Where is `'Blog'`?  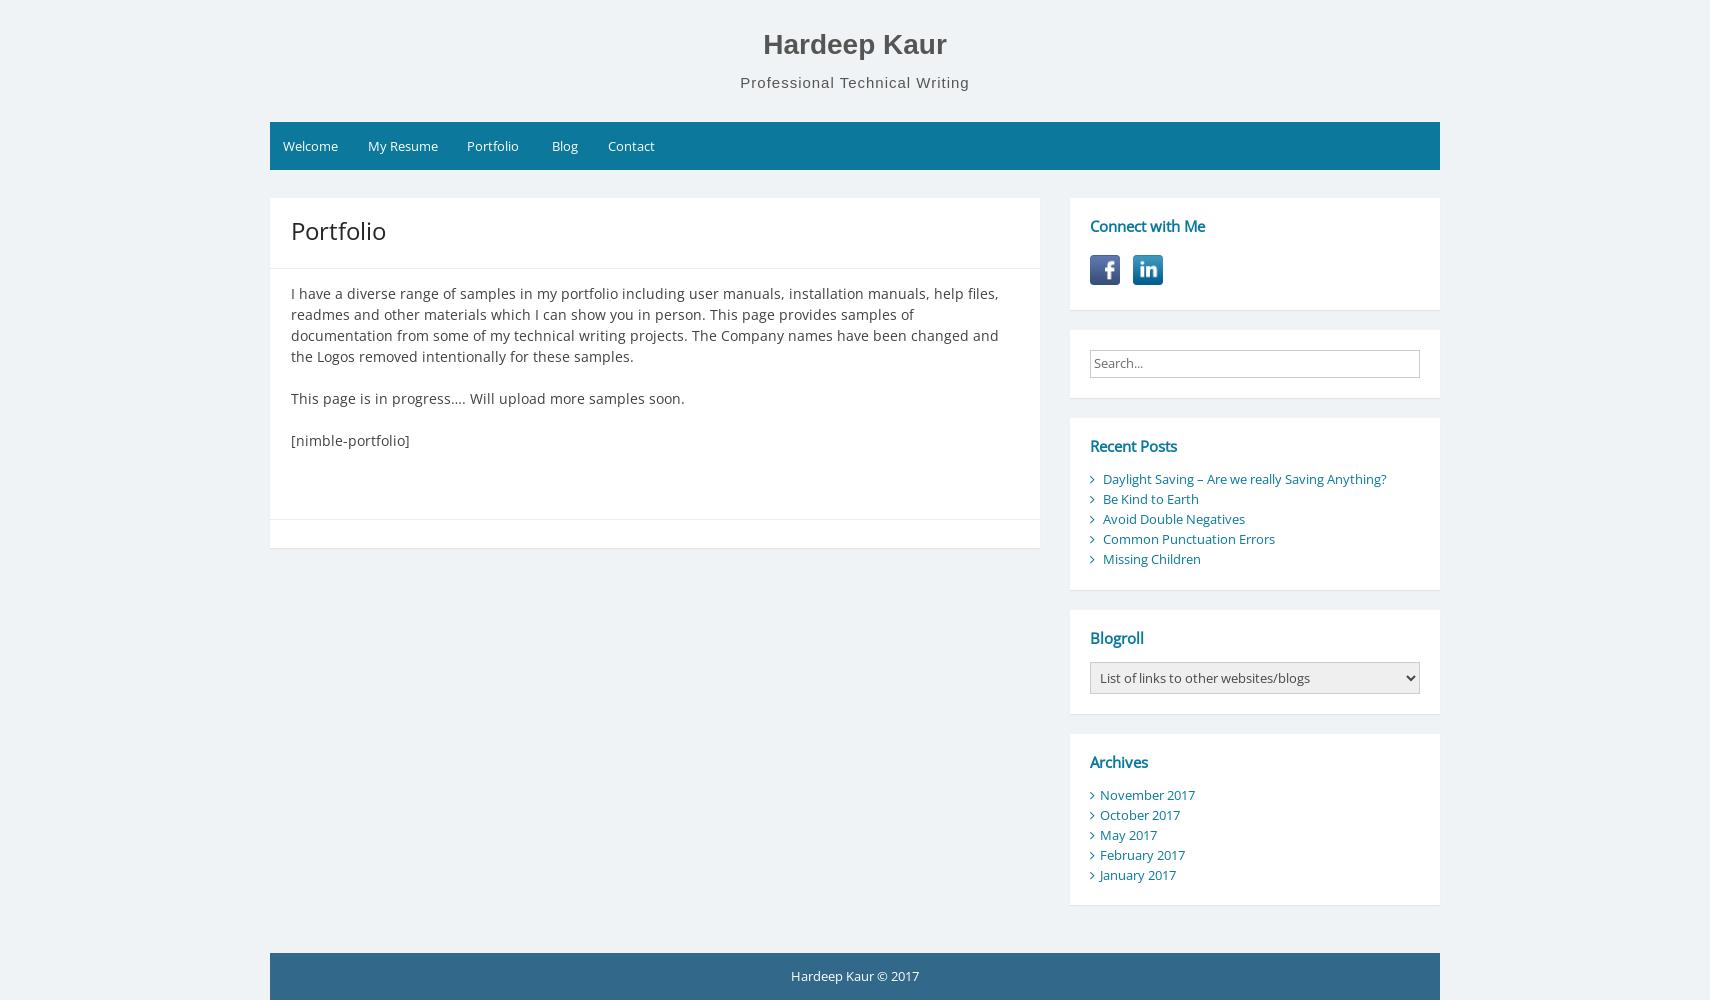
'Blog' is located at coordinates (564, 146).